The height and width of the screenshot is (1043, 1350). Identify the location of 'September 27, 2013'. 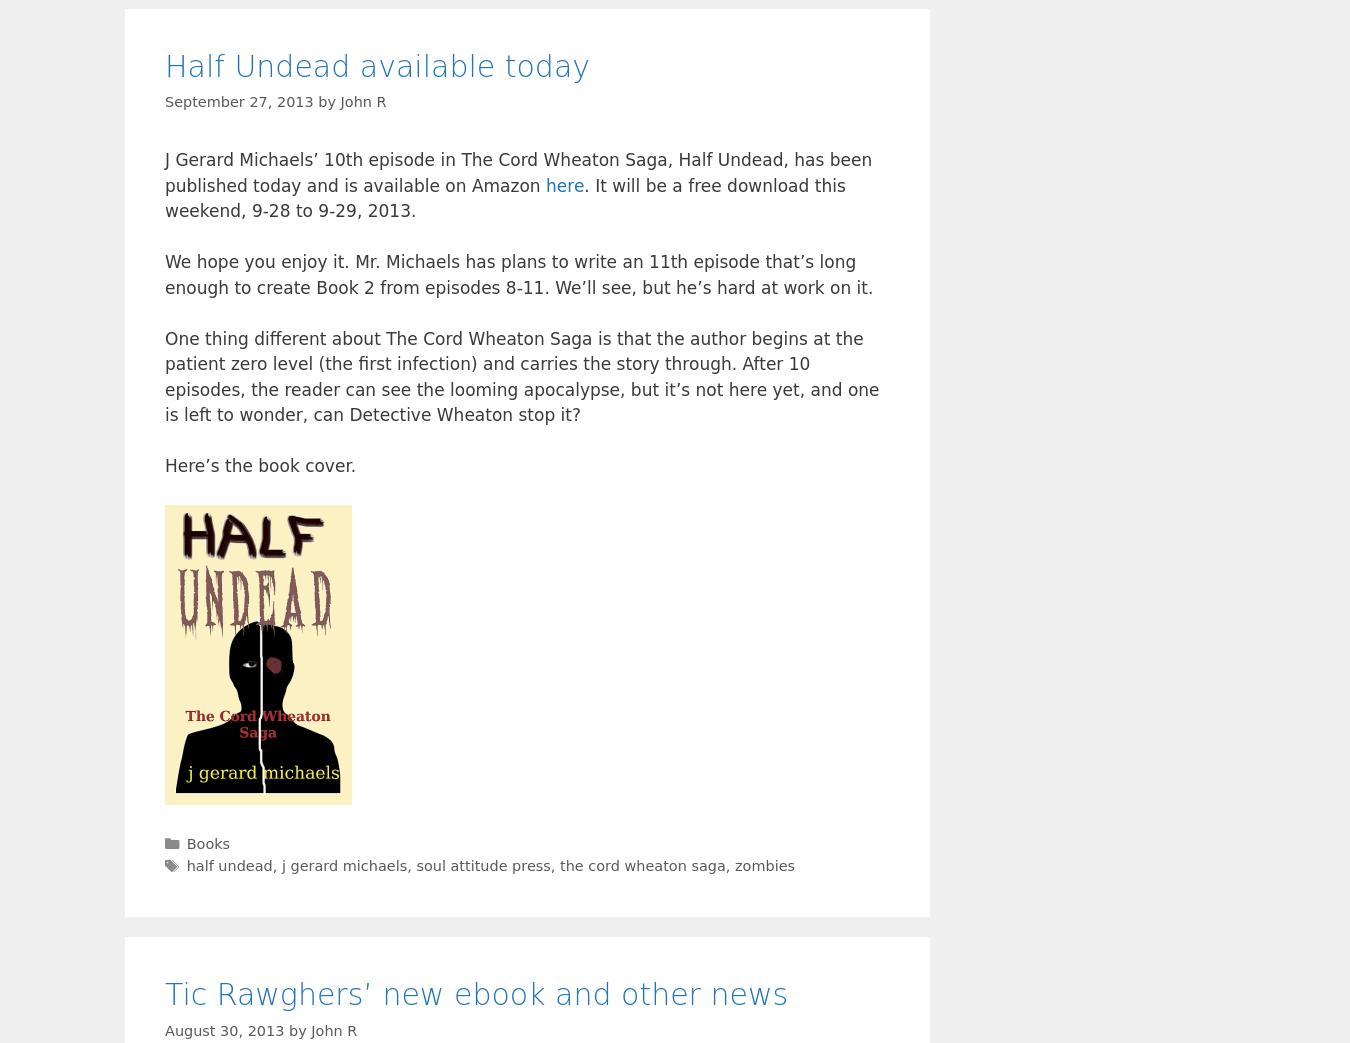
(237, 102).